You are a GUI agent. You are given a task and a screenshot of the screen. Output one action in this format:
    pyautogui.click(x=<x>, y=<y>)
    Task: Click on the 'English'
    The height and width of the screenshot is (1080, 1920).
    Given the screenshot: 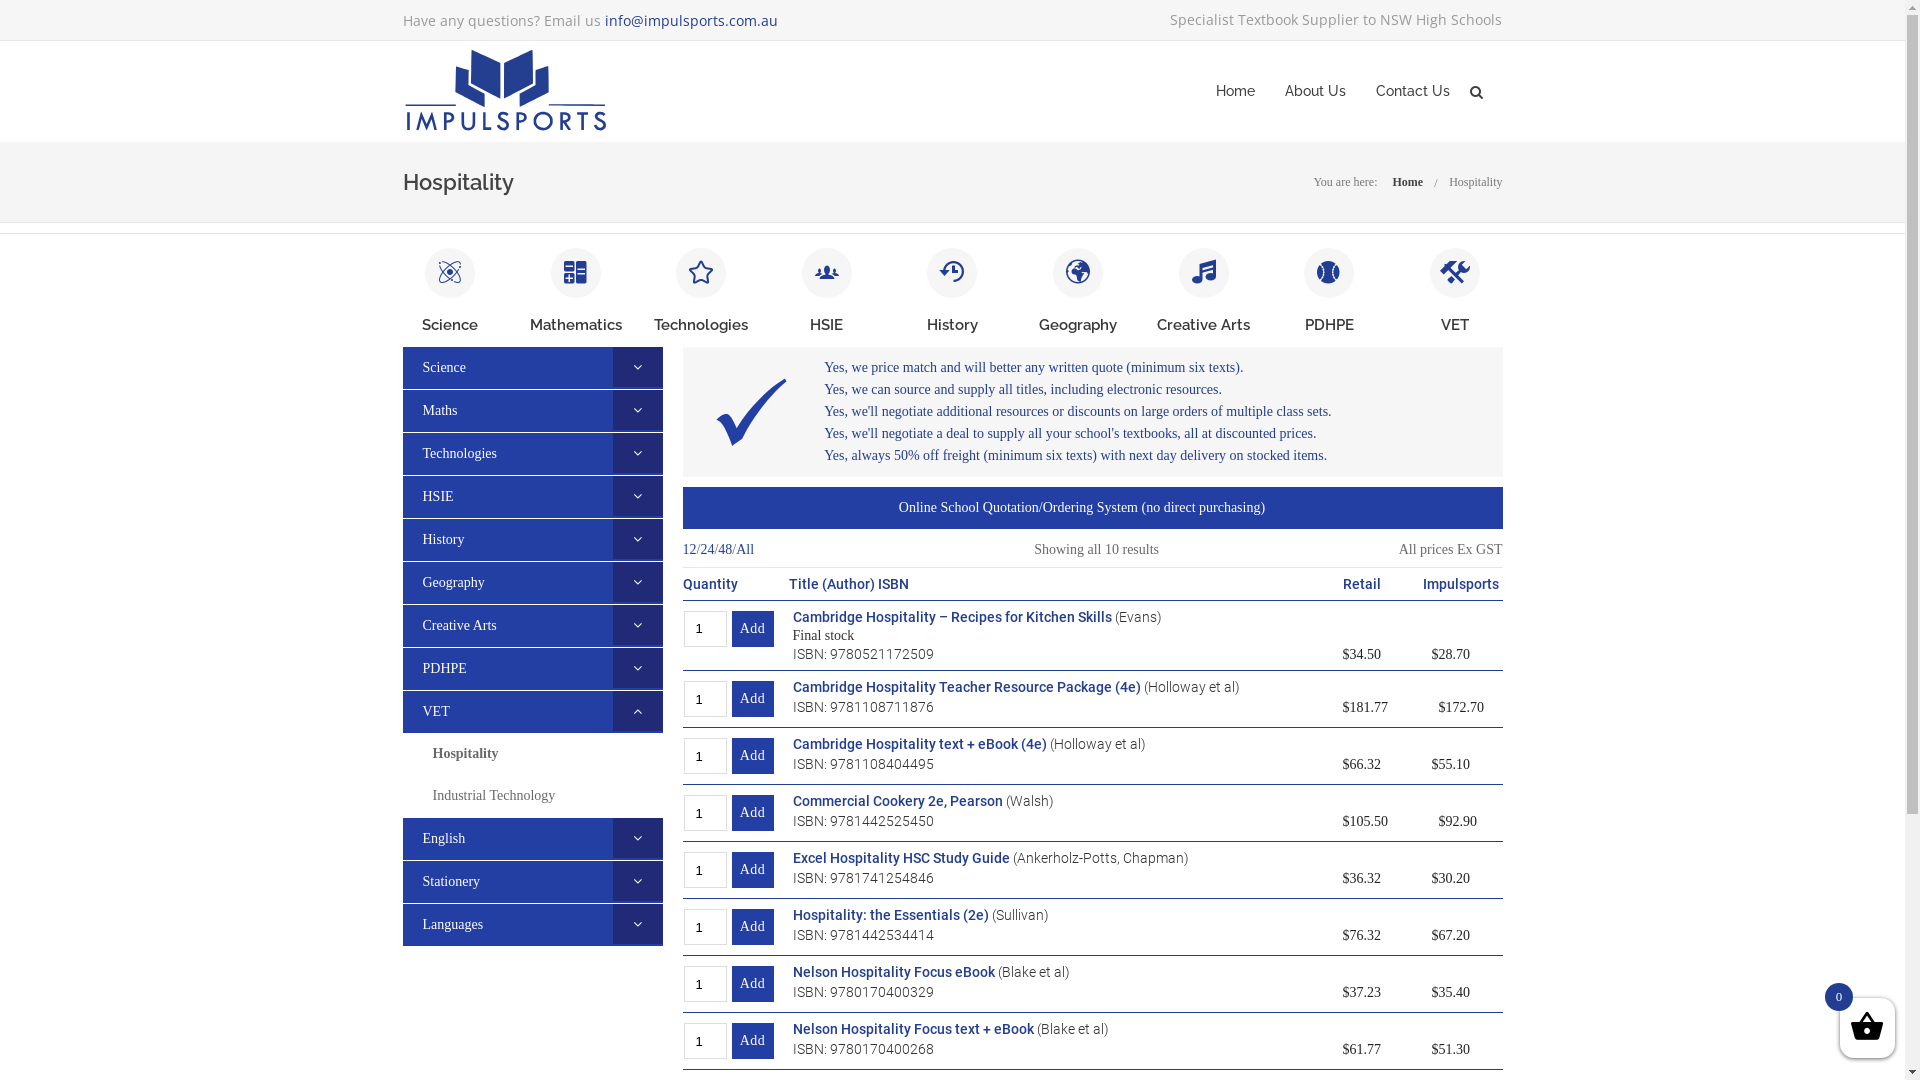 What is the action you would take?
    pyautogui.click(x=401, y=838)
    